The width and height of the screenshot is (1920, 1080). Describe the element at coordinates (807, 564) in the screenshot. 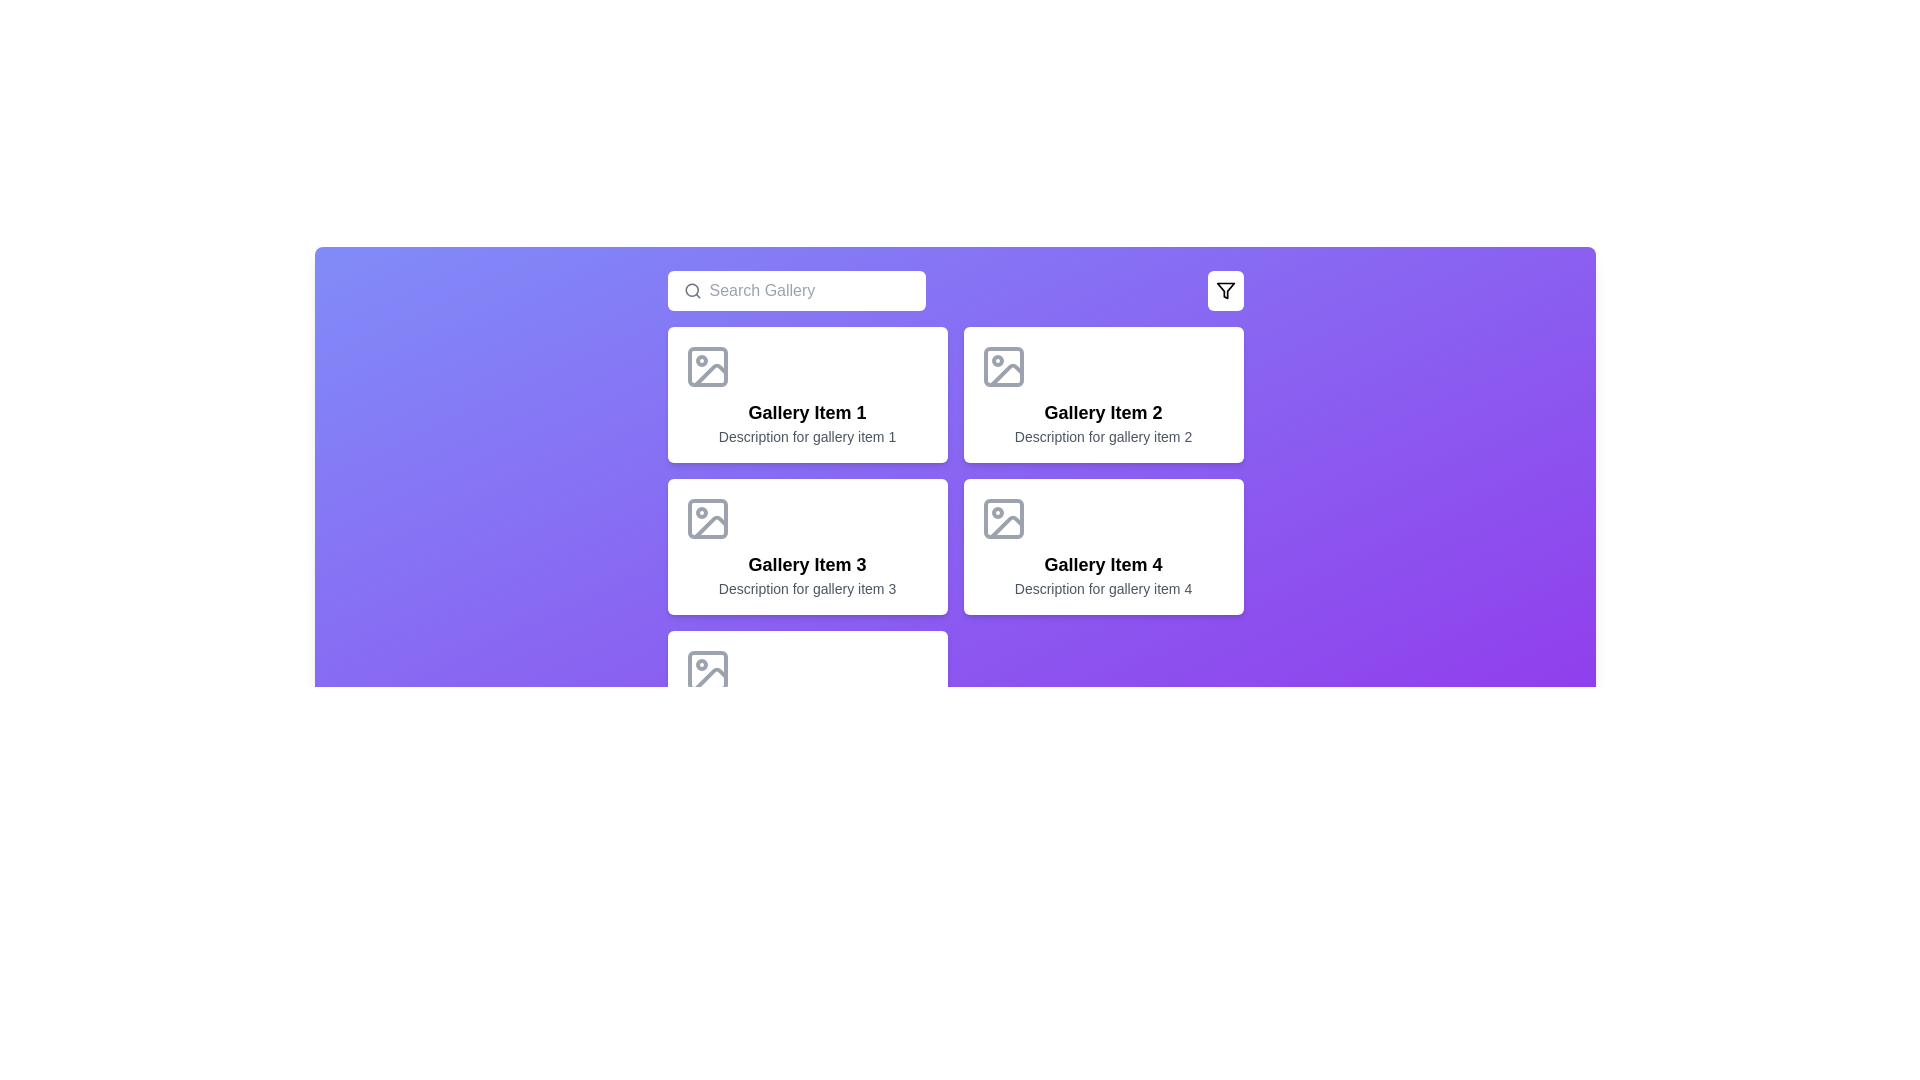

I see `the text label element that displays 'Gallery Item 3'` at that location.